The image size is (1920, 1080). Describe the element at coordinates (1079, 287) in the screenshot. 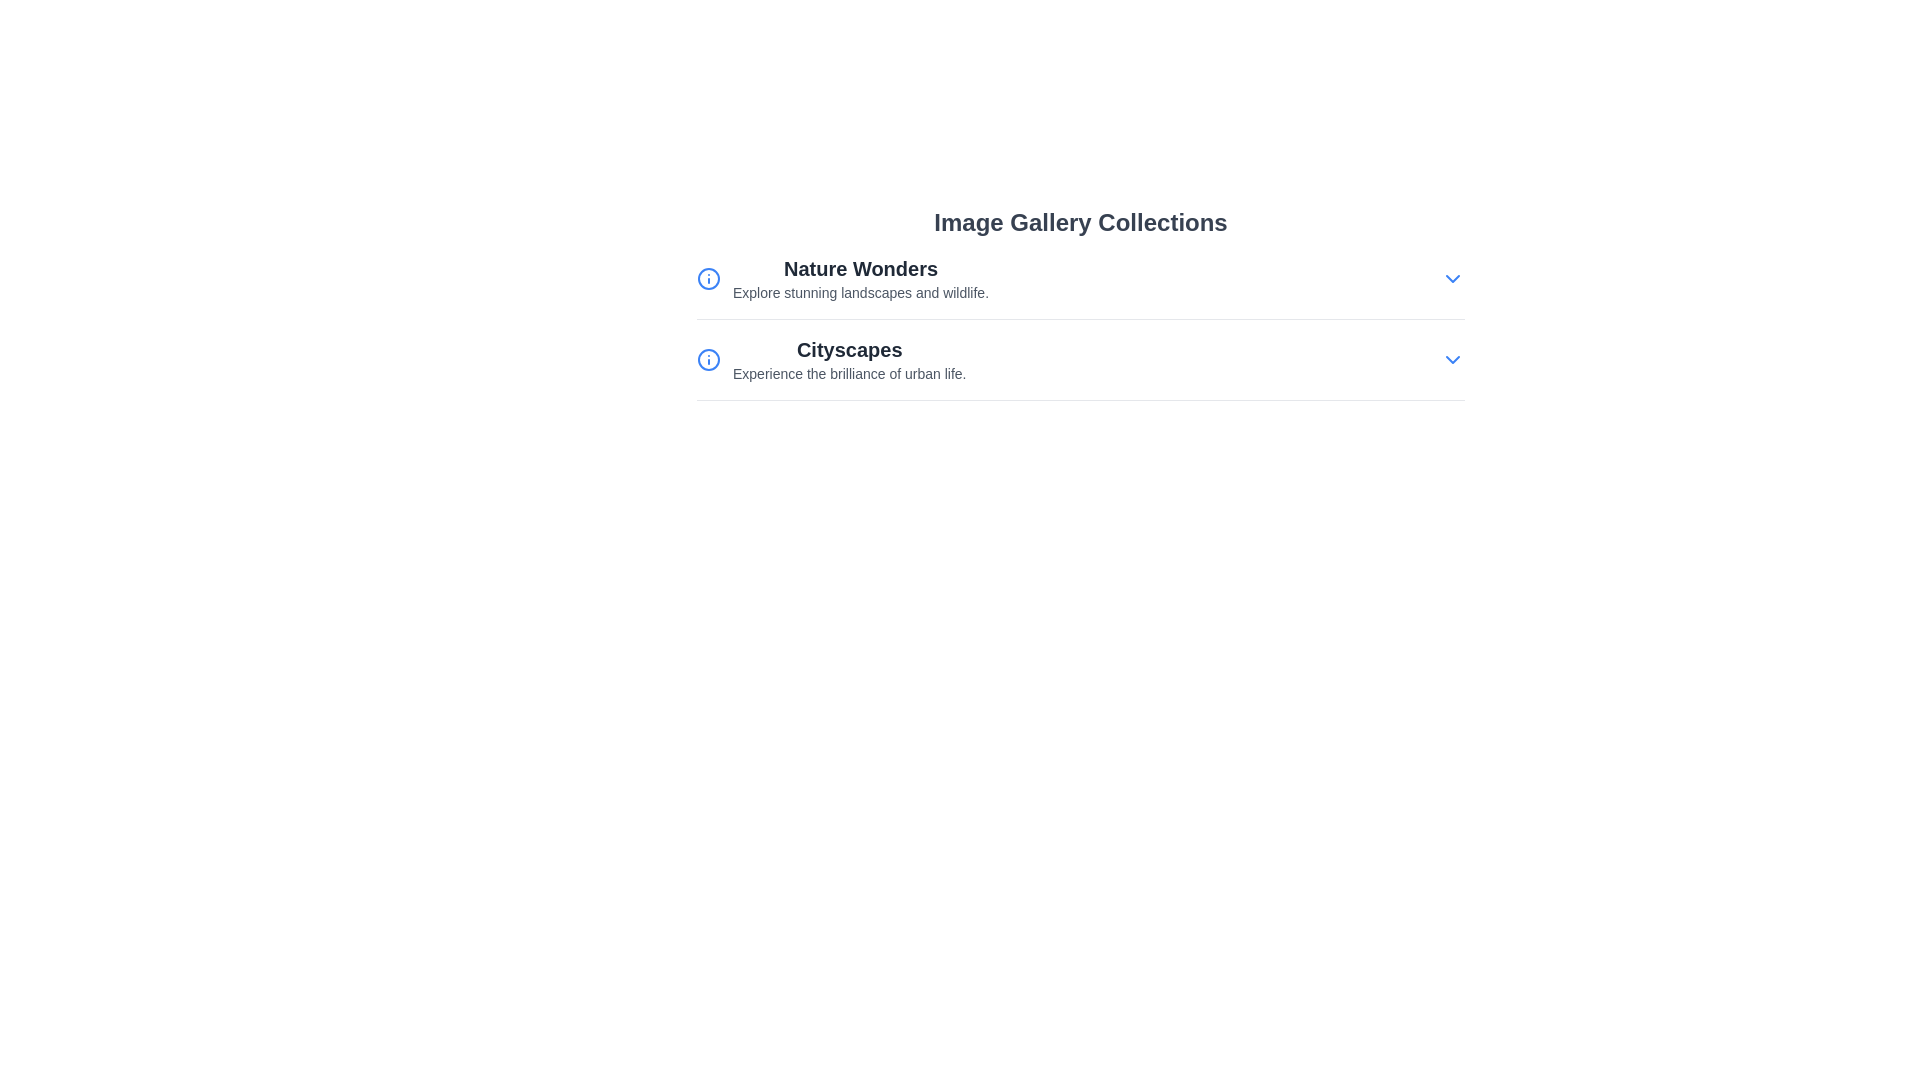

I see `the expandable list item located below the title 'Image Gallery Collections'` at that location.